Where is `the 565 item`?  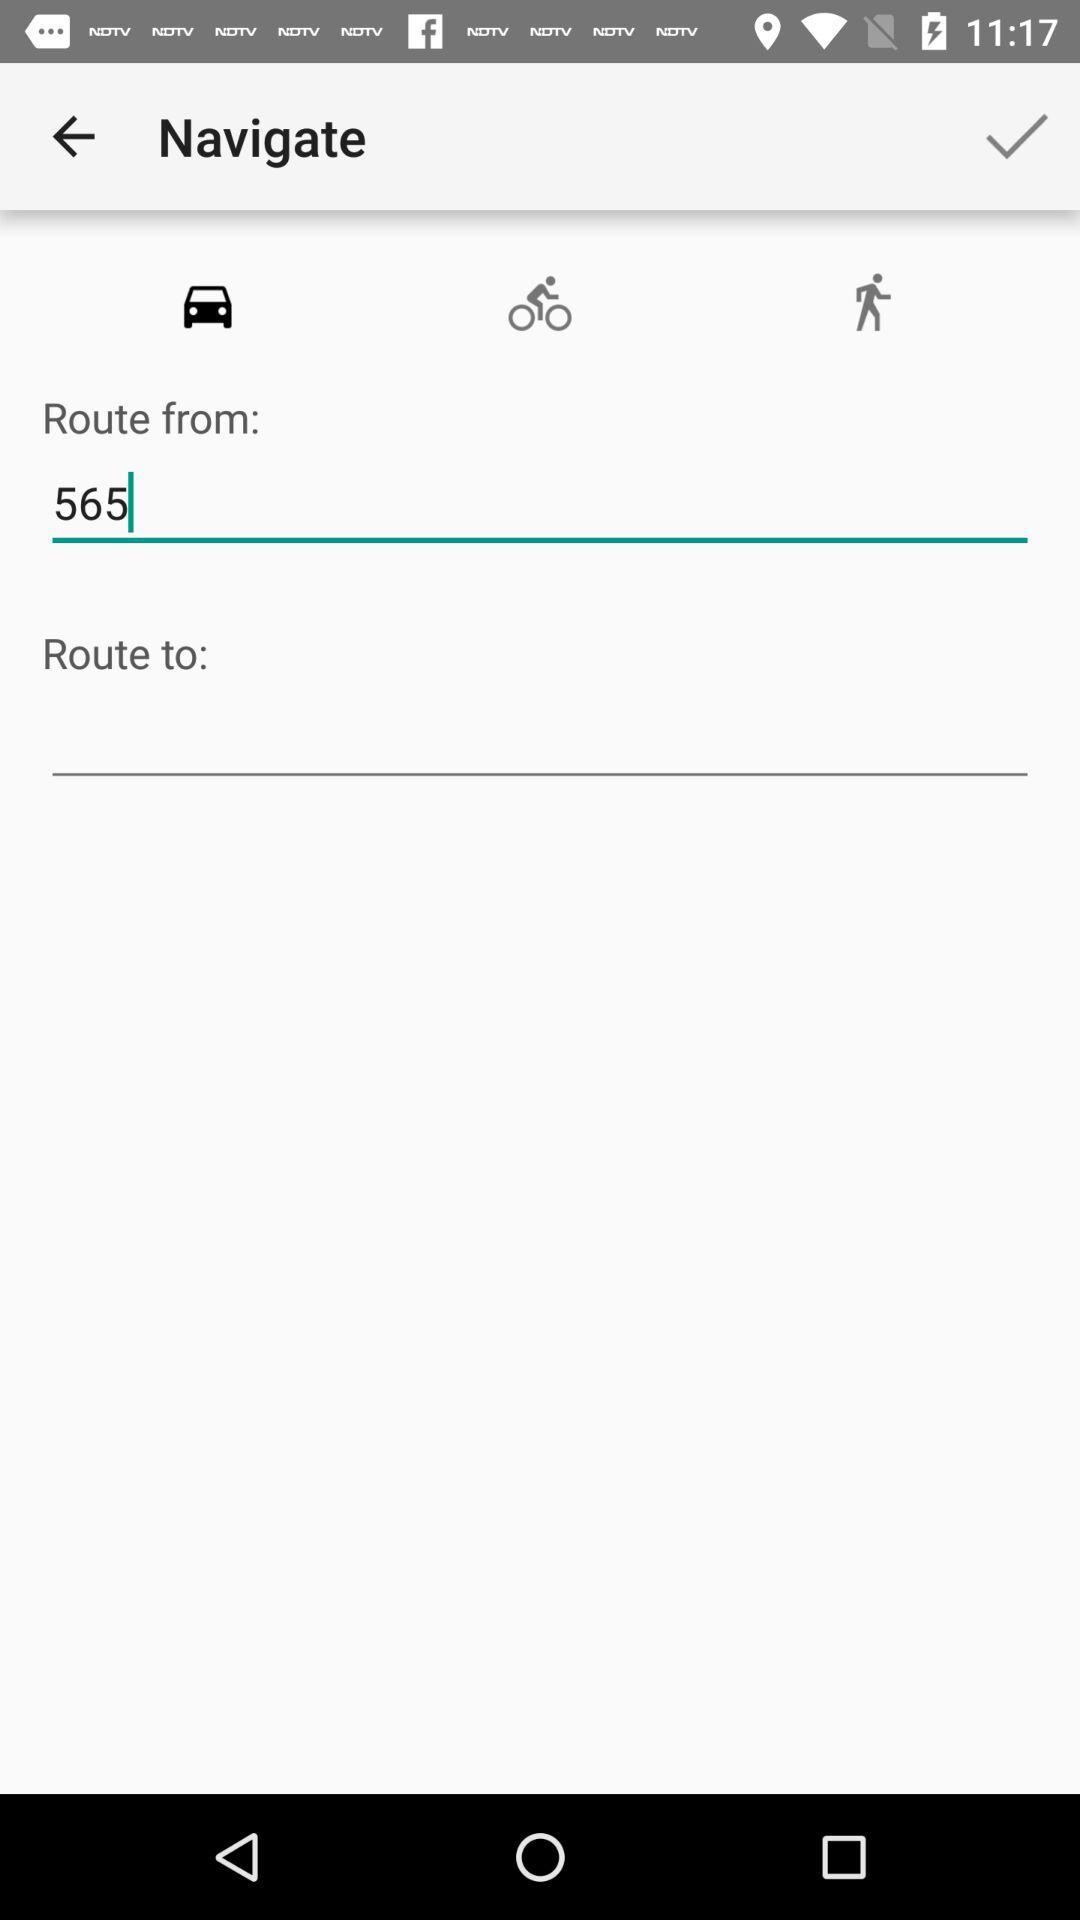 the 565 item is located at coordinates (540, 503).